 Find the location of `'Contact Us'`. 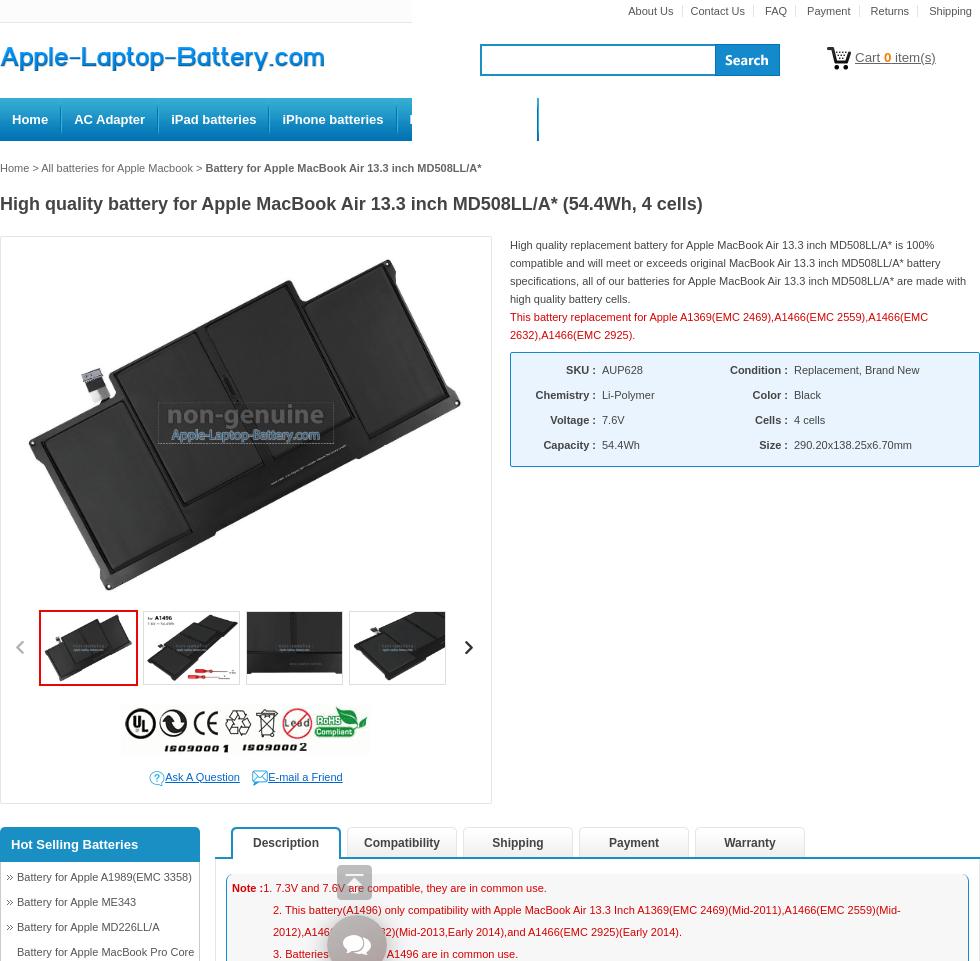

'Contact Us' is located at coordinates (716, 9).